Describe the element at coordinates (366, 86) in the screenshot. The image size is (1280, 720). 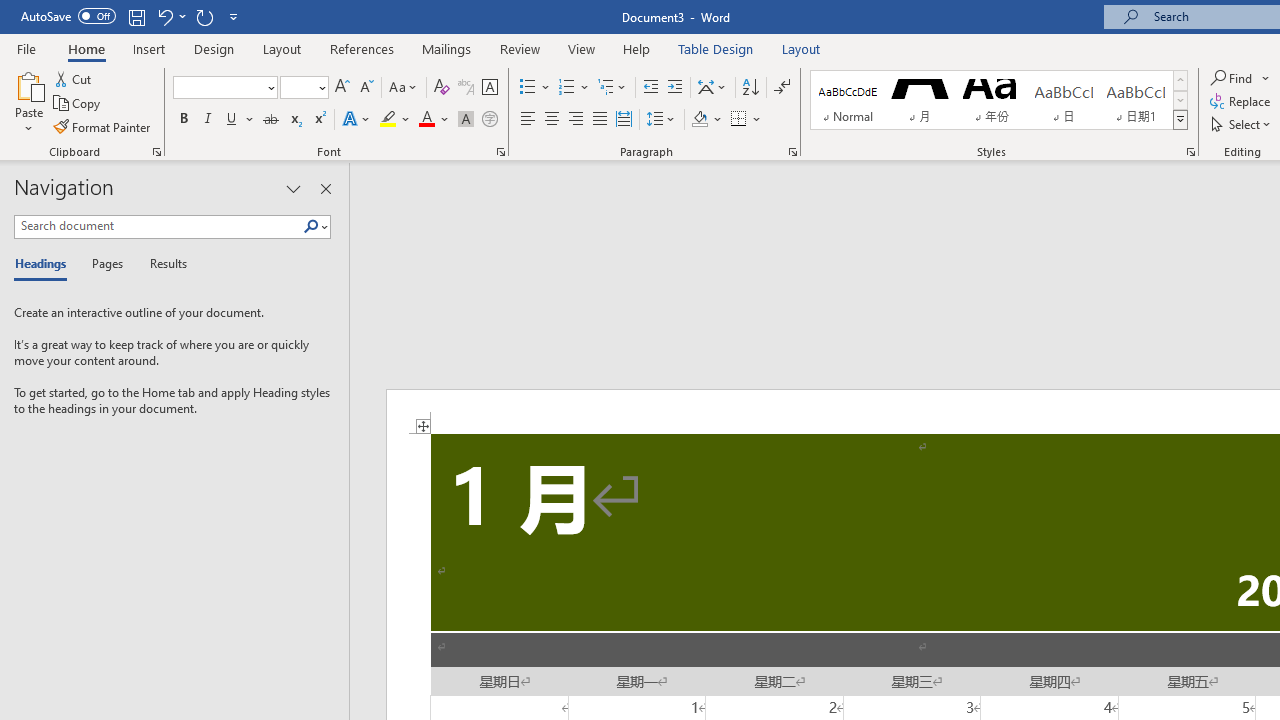
I see `'Shrink Font'` at that location.